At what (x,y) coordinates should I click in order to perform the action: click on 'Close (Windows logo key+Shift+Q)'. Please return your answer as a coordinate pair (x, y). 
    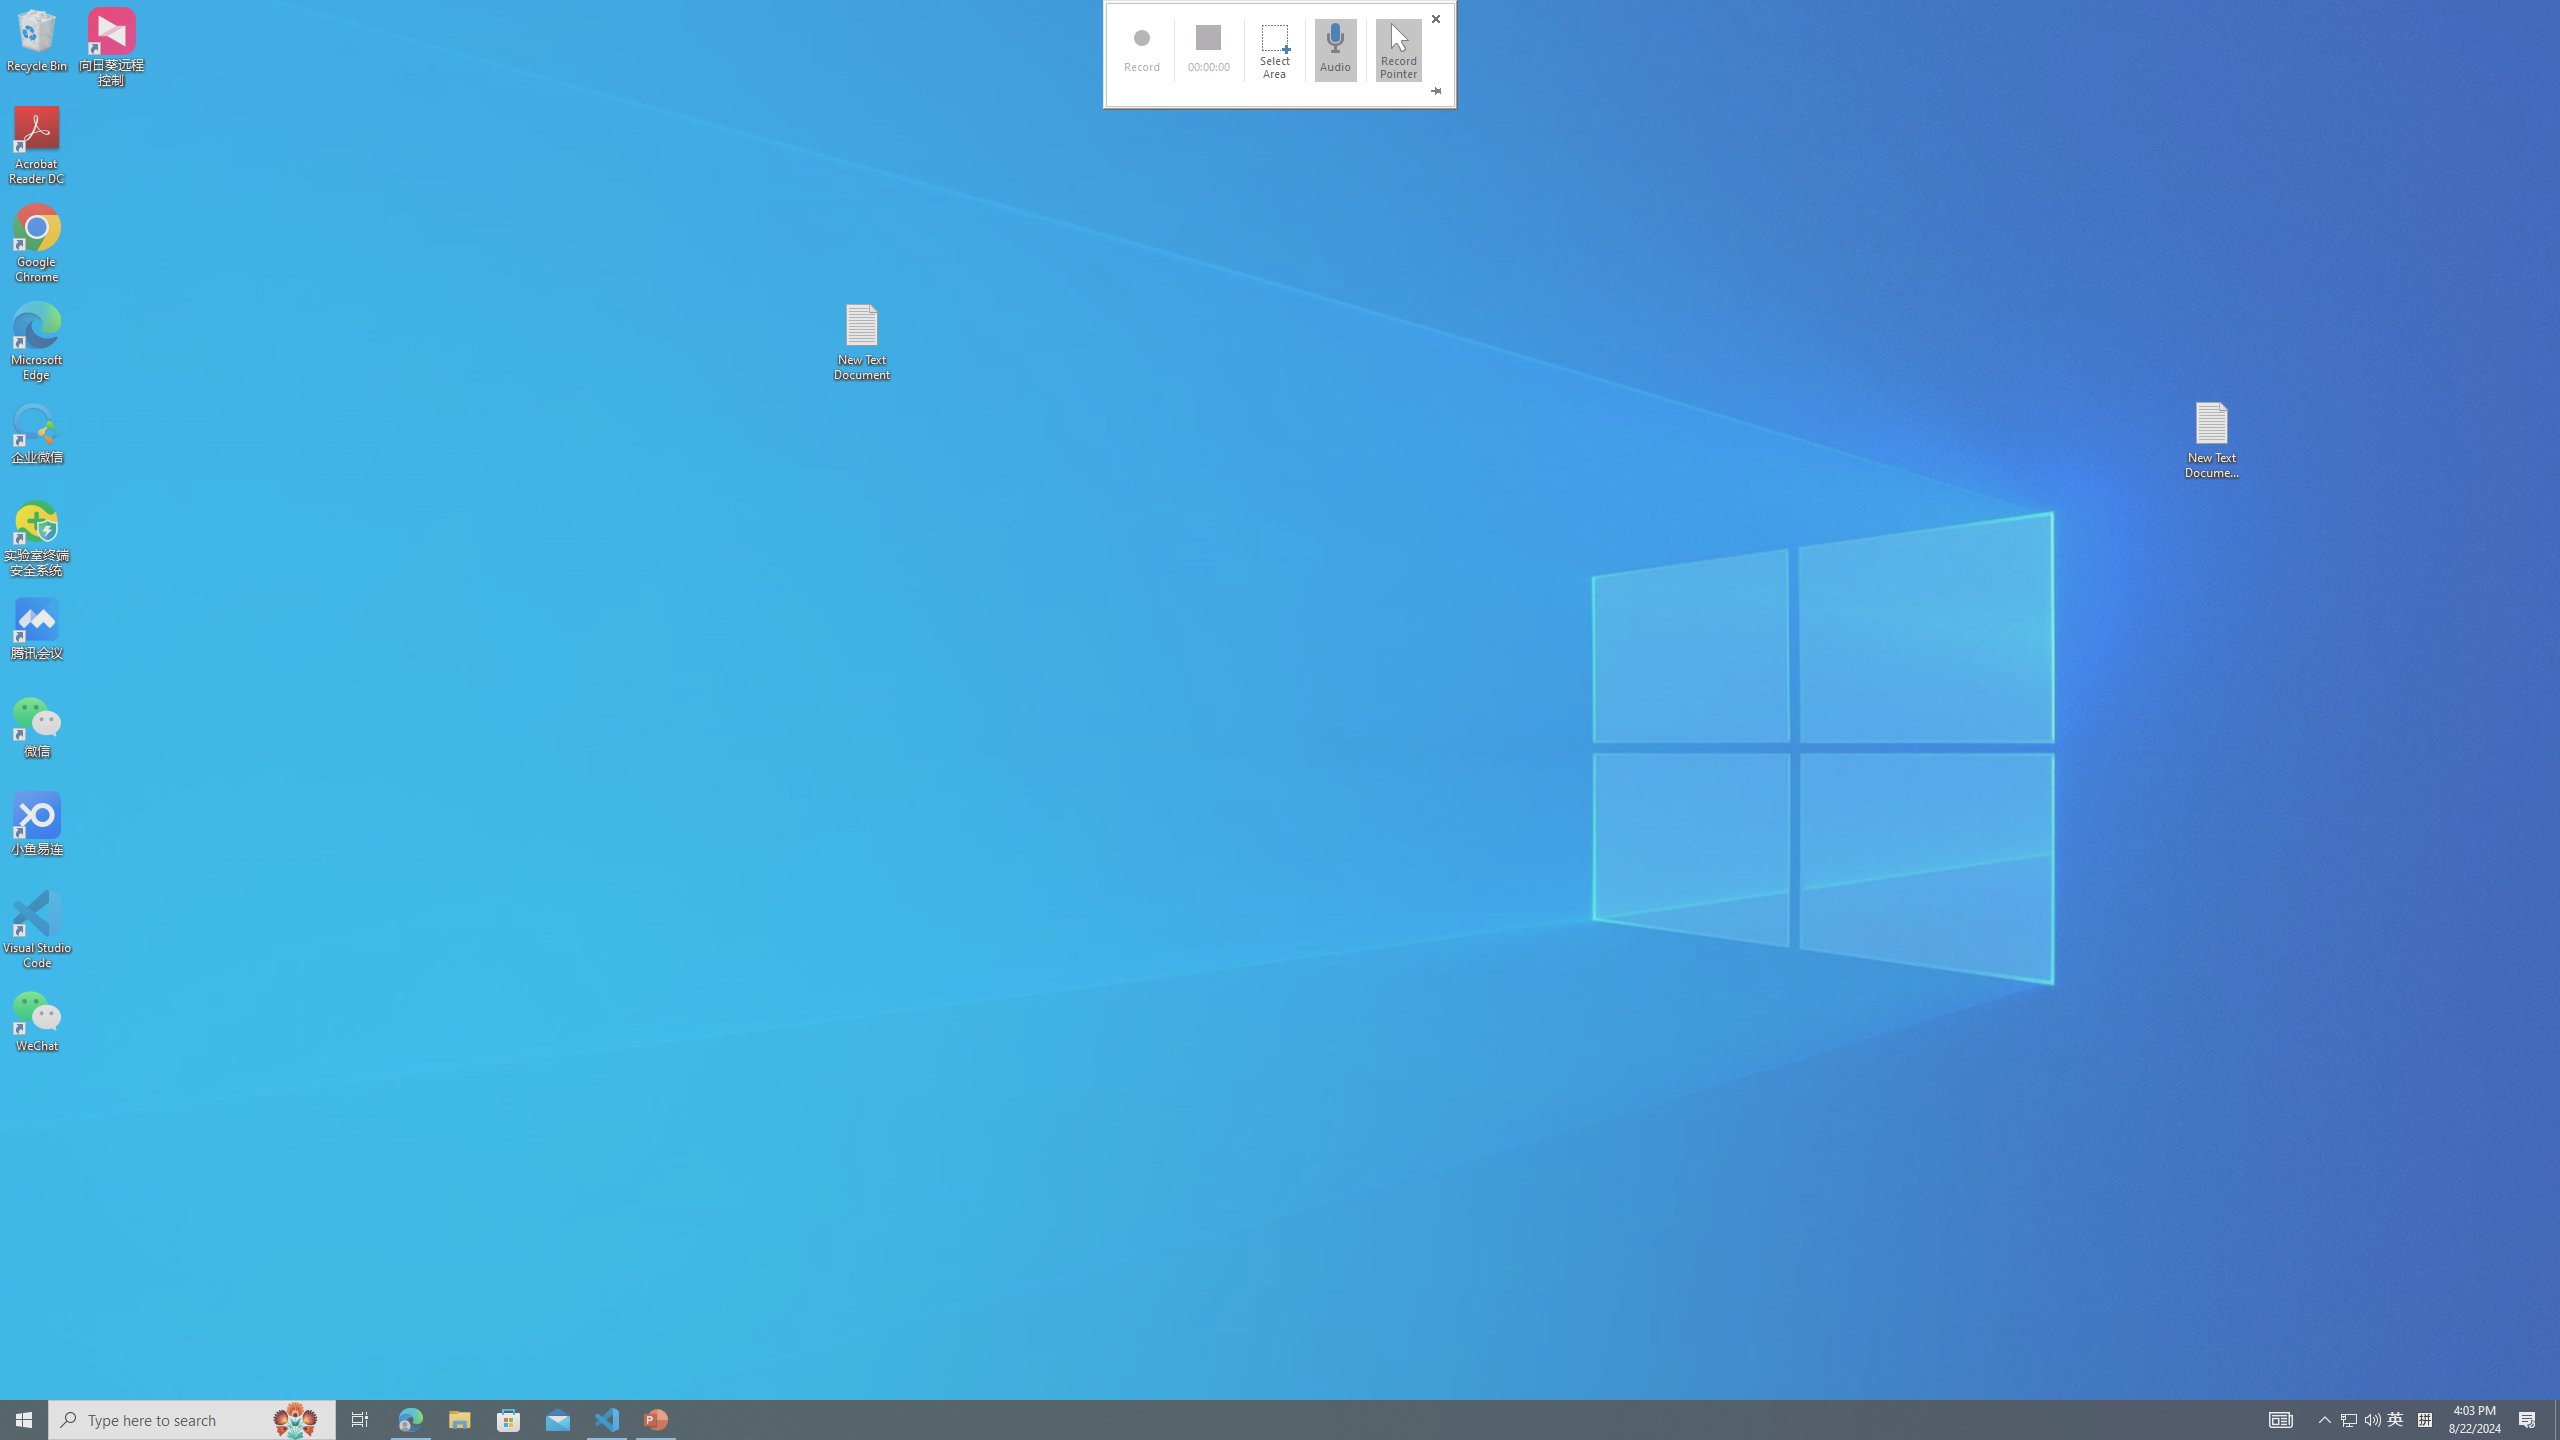
    Looking at the image, I should click on (1435, 19).